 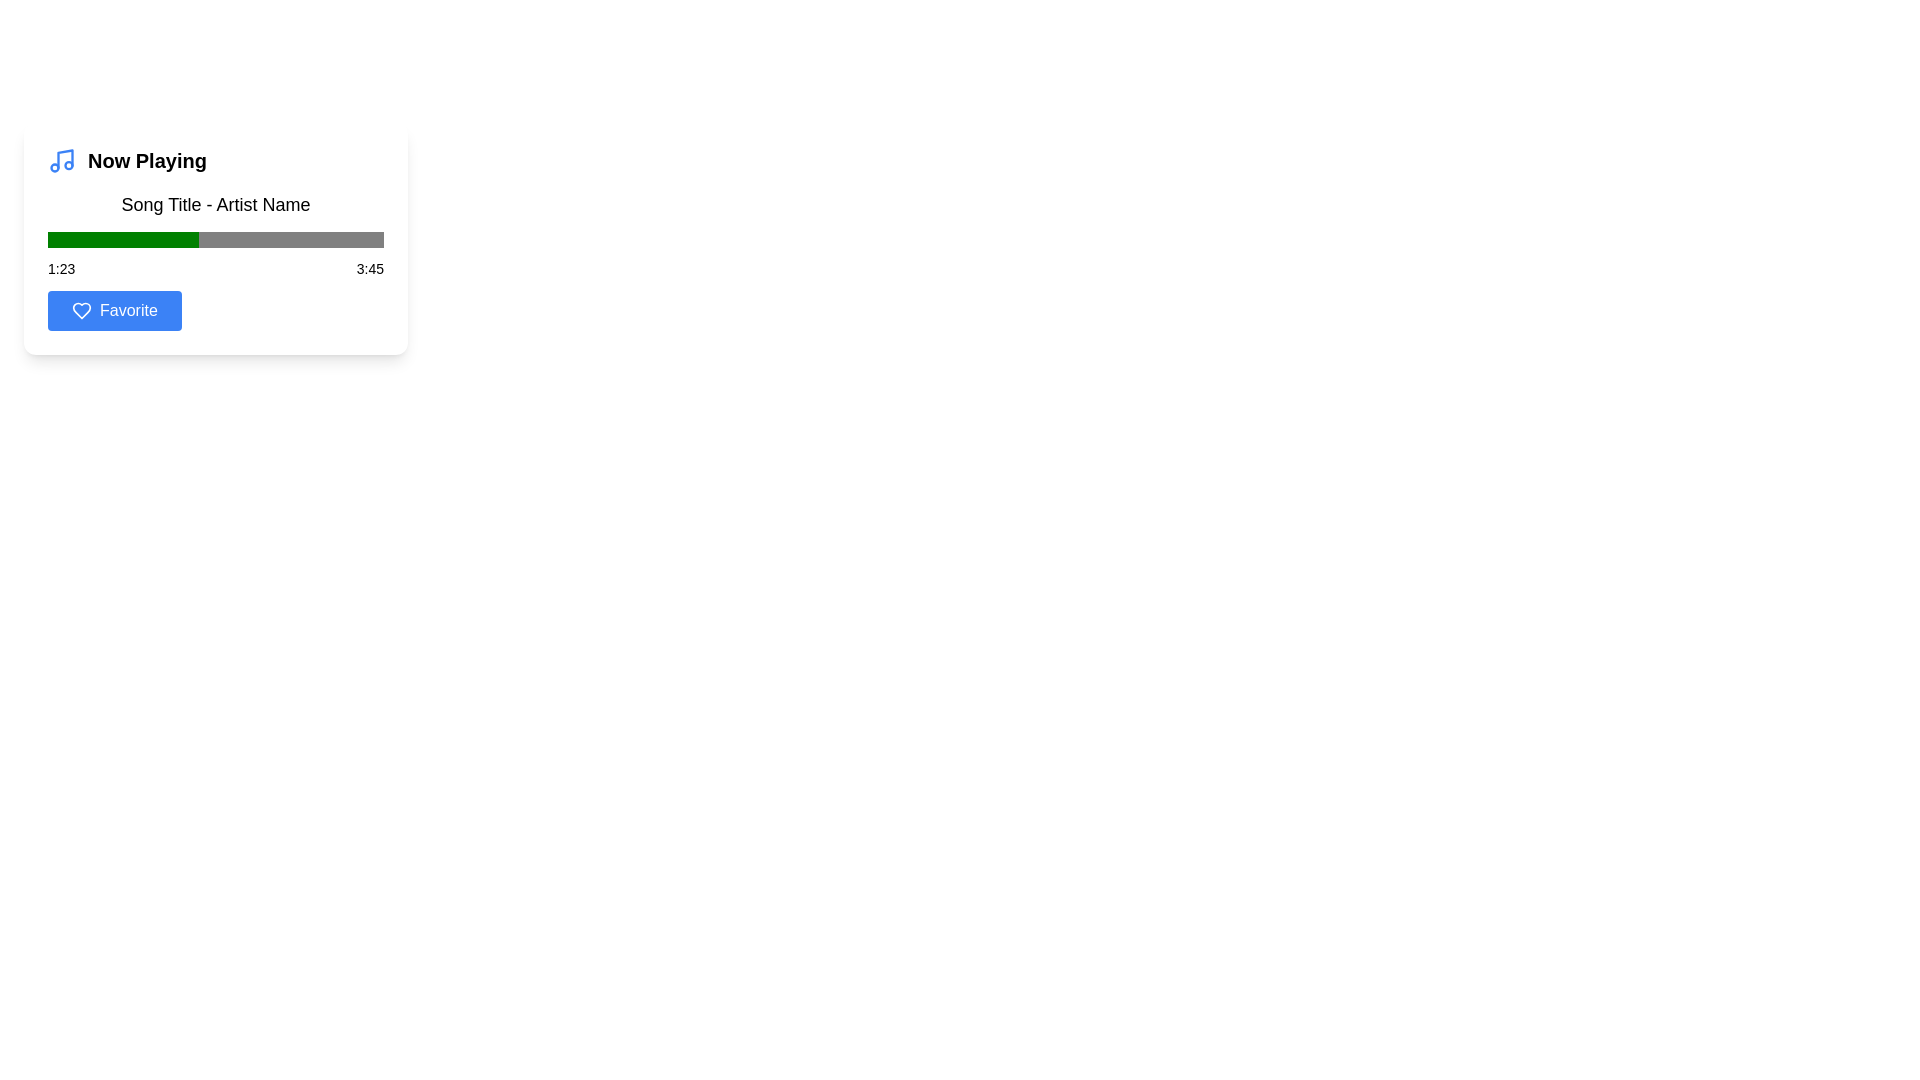 What do you see at coordinates (146, 160) in the screenshot?
I see `the 'Now Playing' text label, which is displayed in bold font and is positioned near the top left of the card interface, to the right of a blue music icon` at bounding box center [146, 160].